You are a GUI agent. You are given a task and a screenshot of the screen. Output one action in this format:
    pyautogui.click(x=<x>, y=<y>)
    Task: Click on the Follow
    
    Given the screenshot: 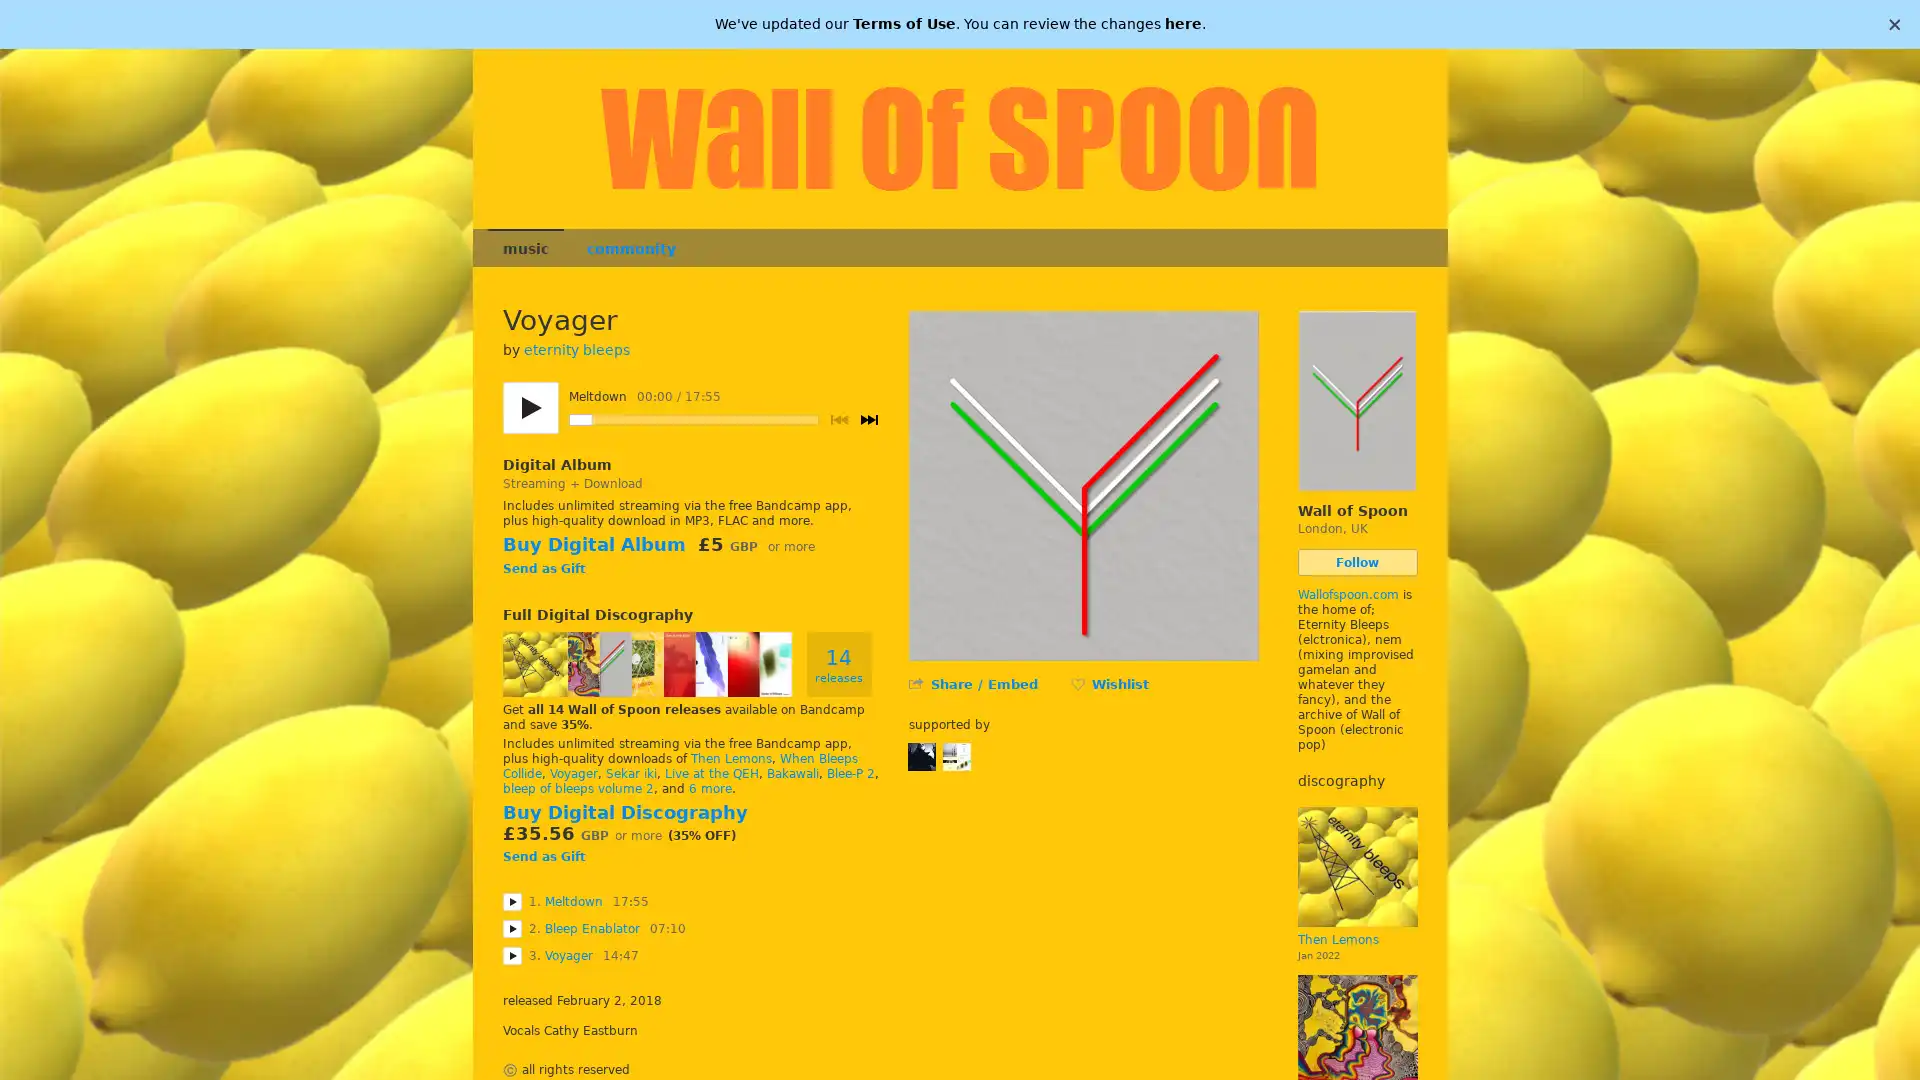 What is the action you would take?
    pyautogui.click(x=1357, y=562)
    